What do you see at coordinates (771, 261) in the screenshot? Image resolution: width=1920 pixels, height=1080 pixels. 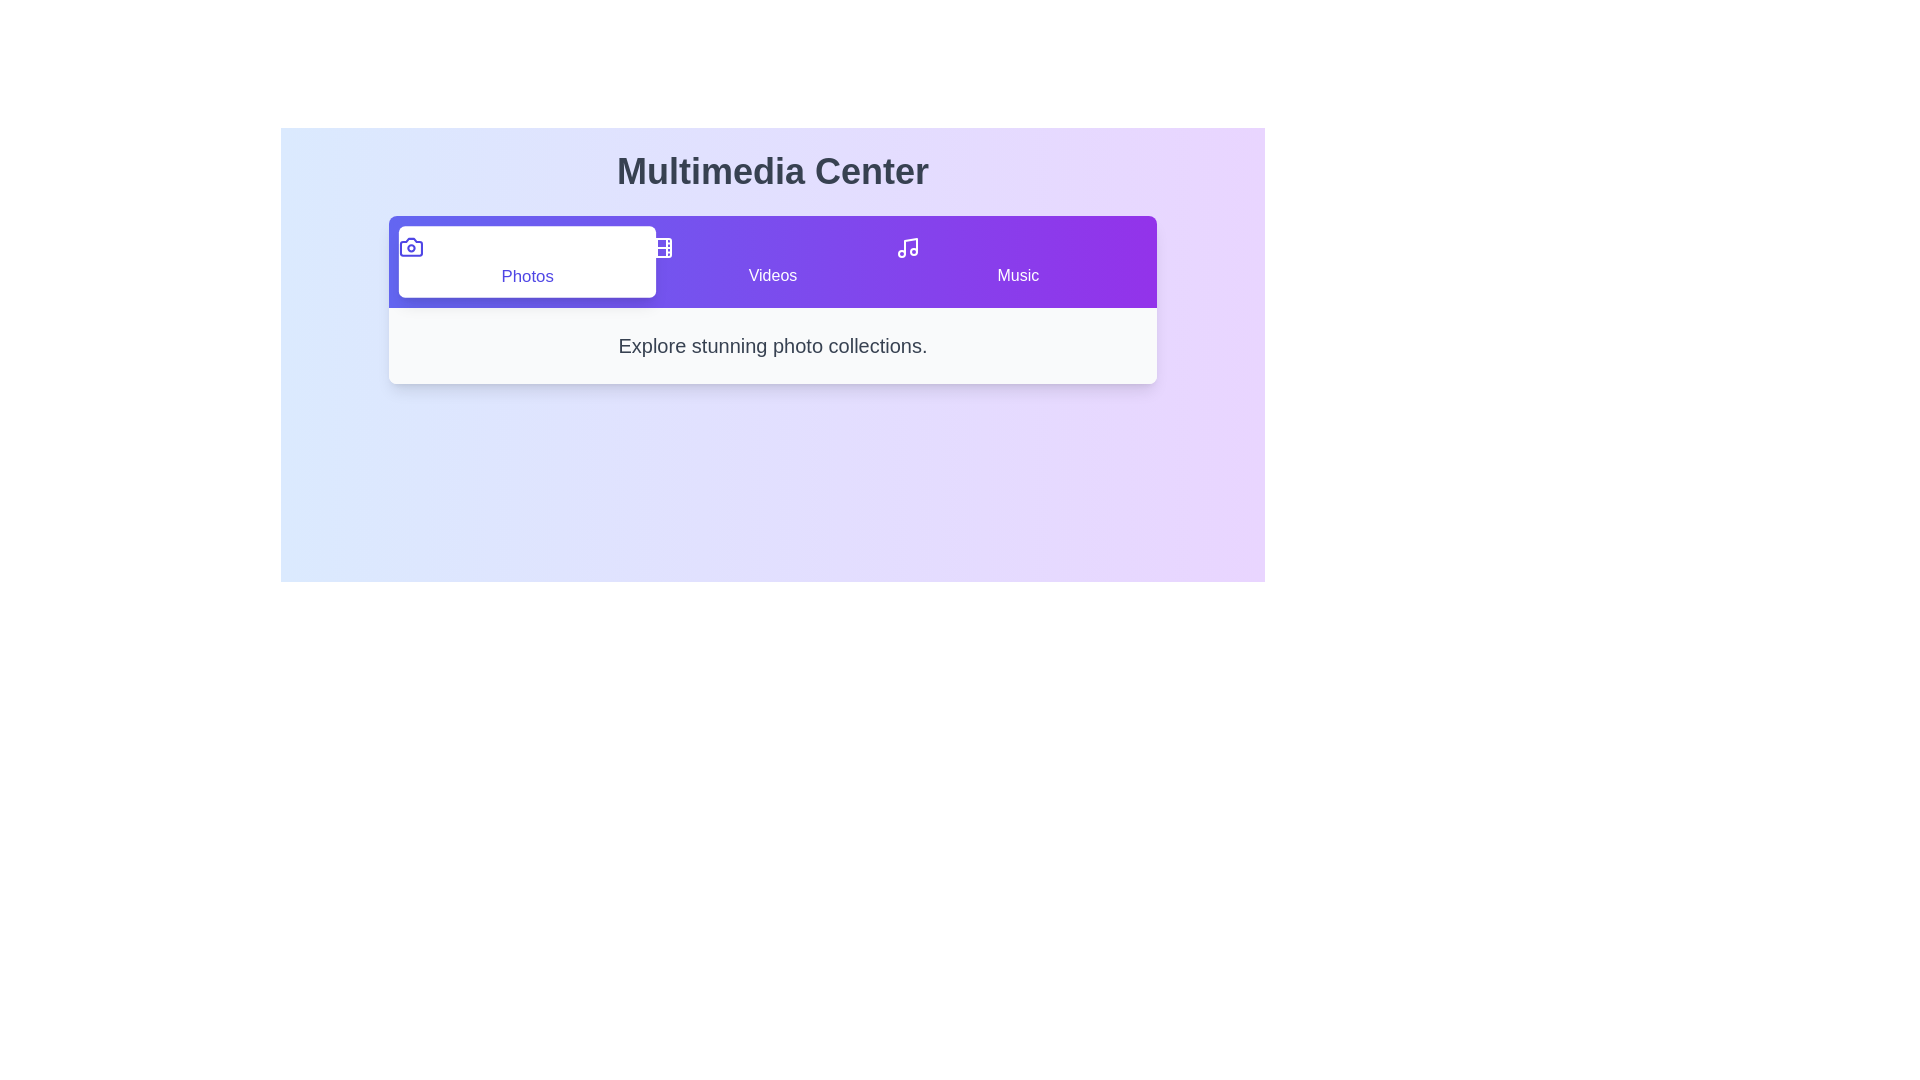 I see `the Videos tab by clicking on it` at bounding box center [771, 261].